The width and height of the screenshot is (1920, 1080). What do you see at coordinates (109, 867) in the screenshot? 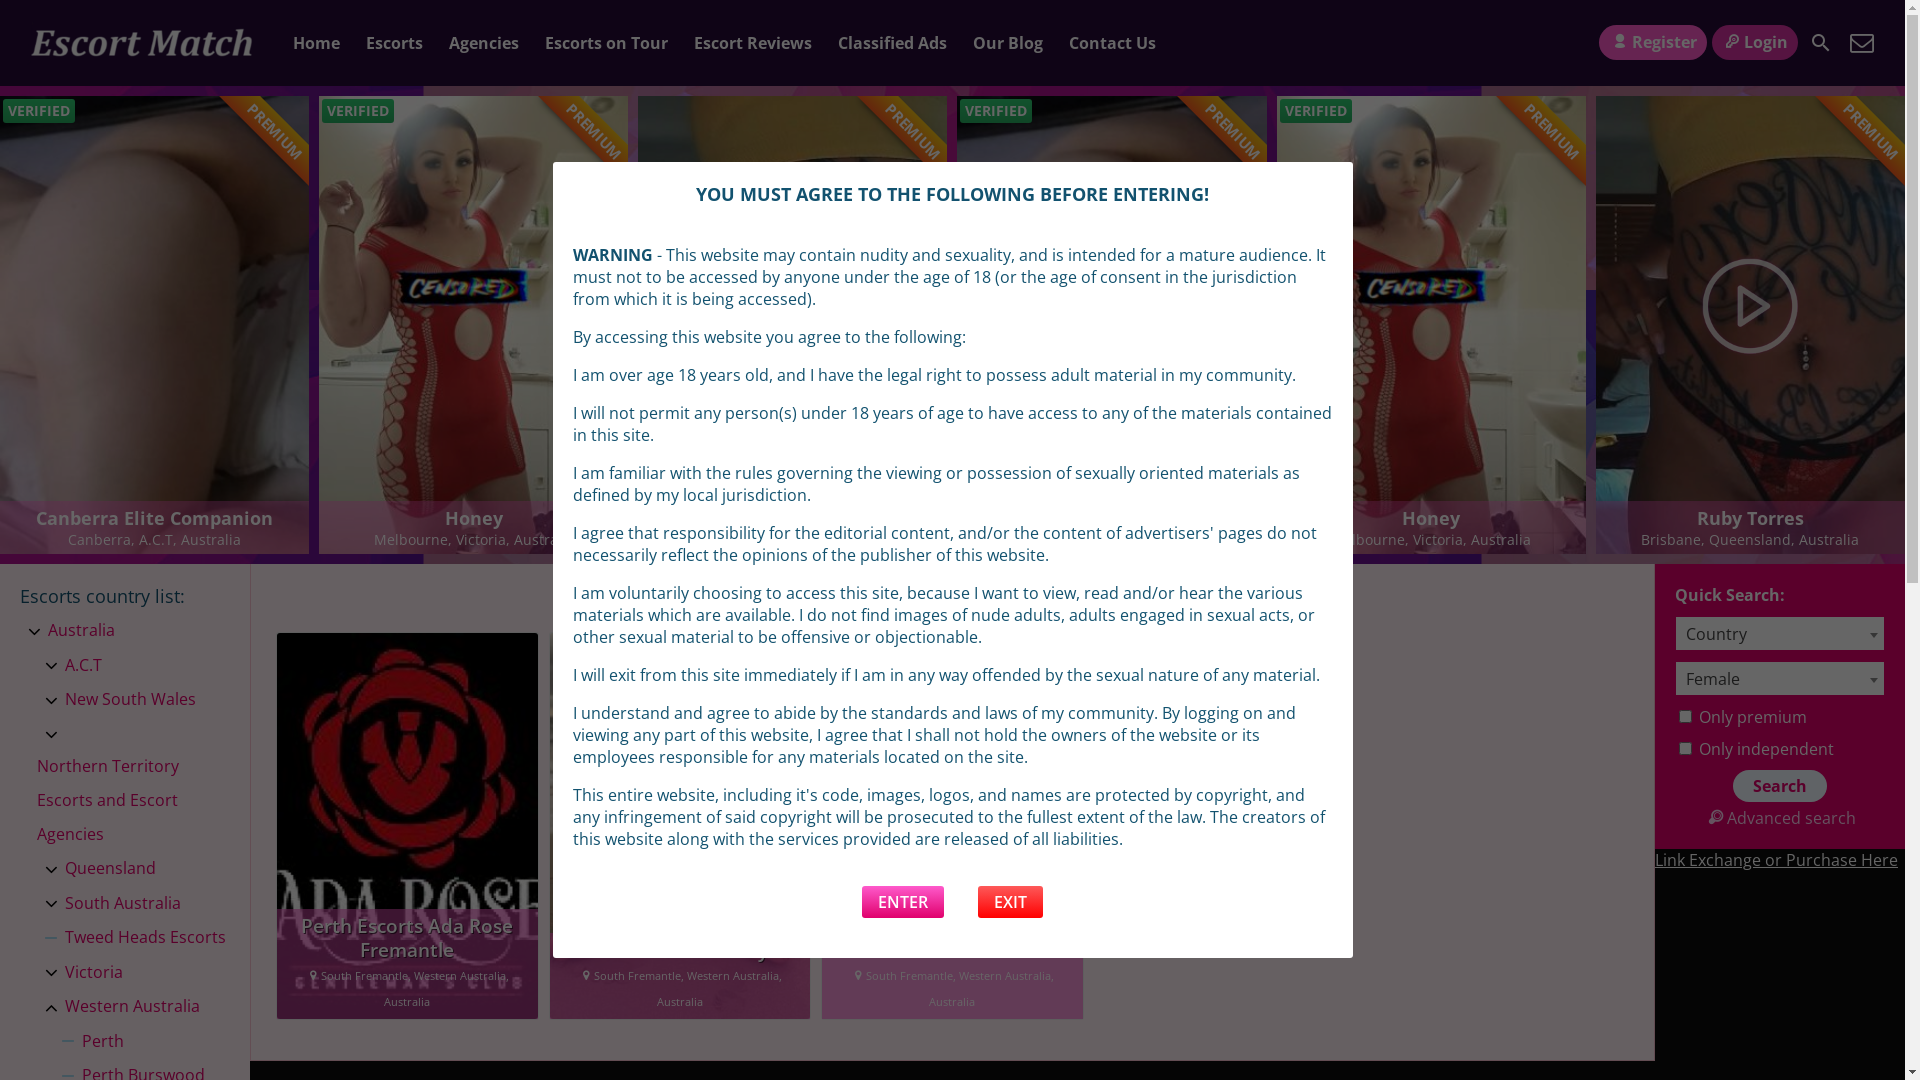
I see `'Queensland'` at bounding box center [109, 867].